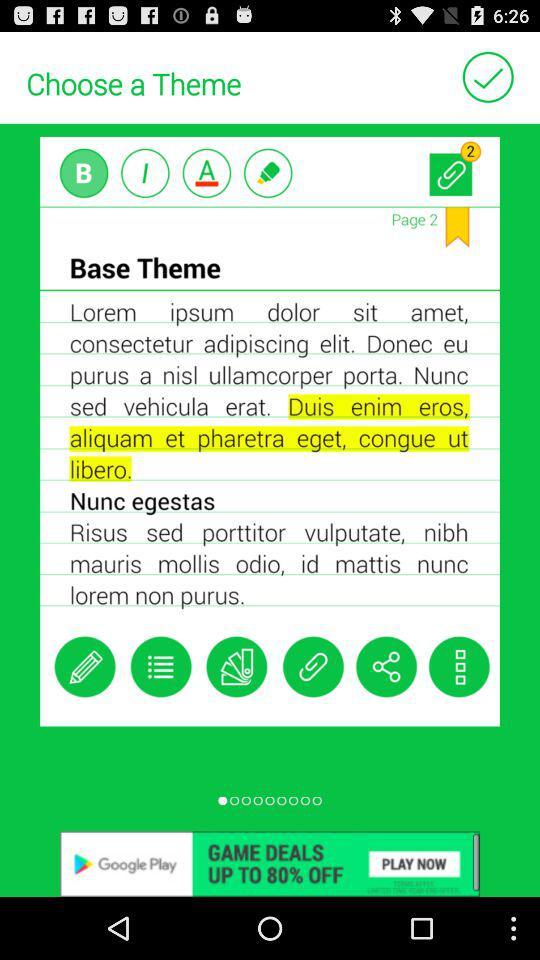 The image size is (540, 960). I want to click on theme, so click(487, 76).